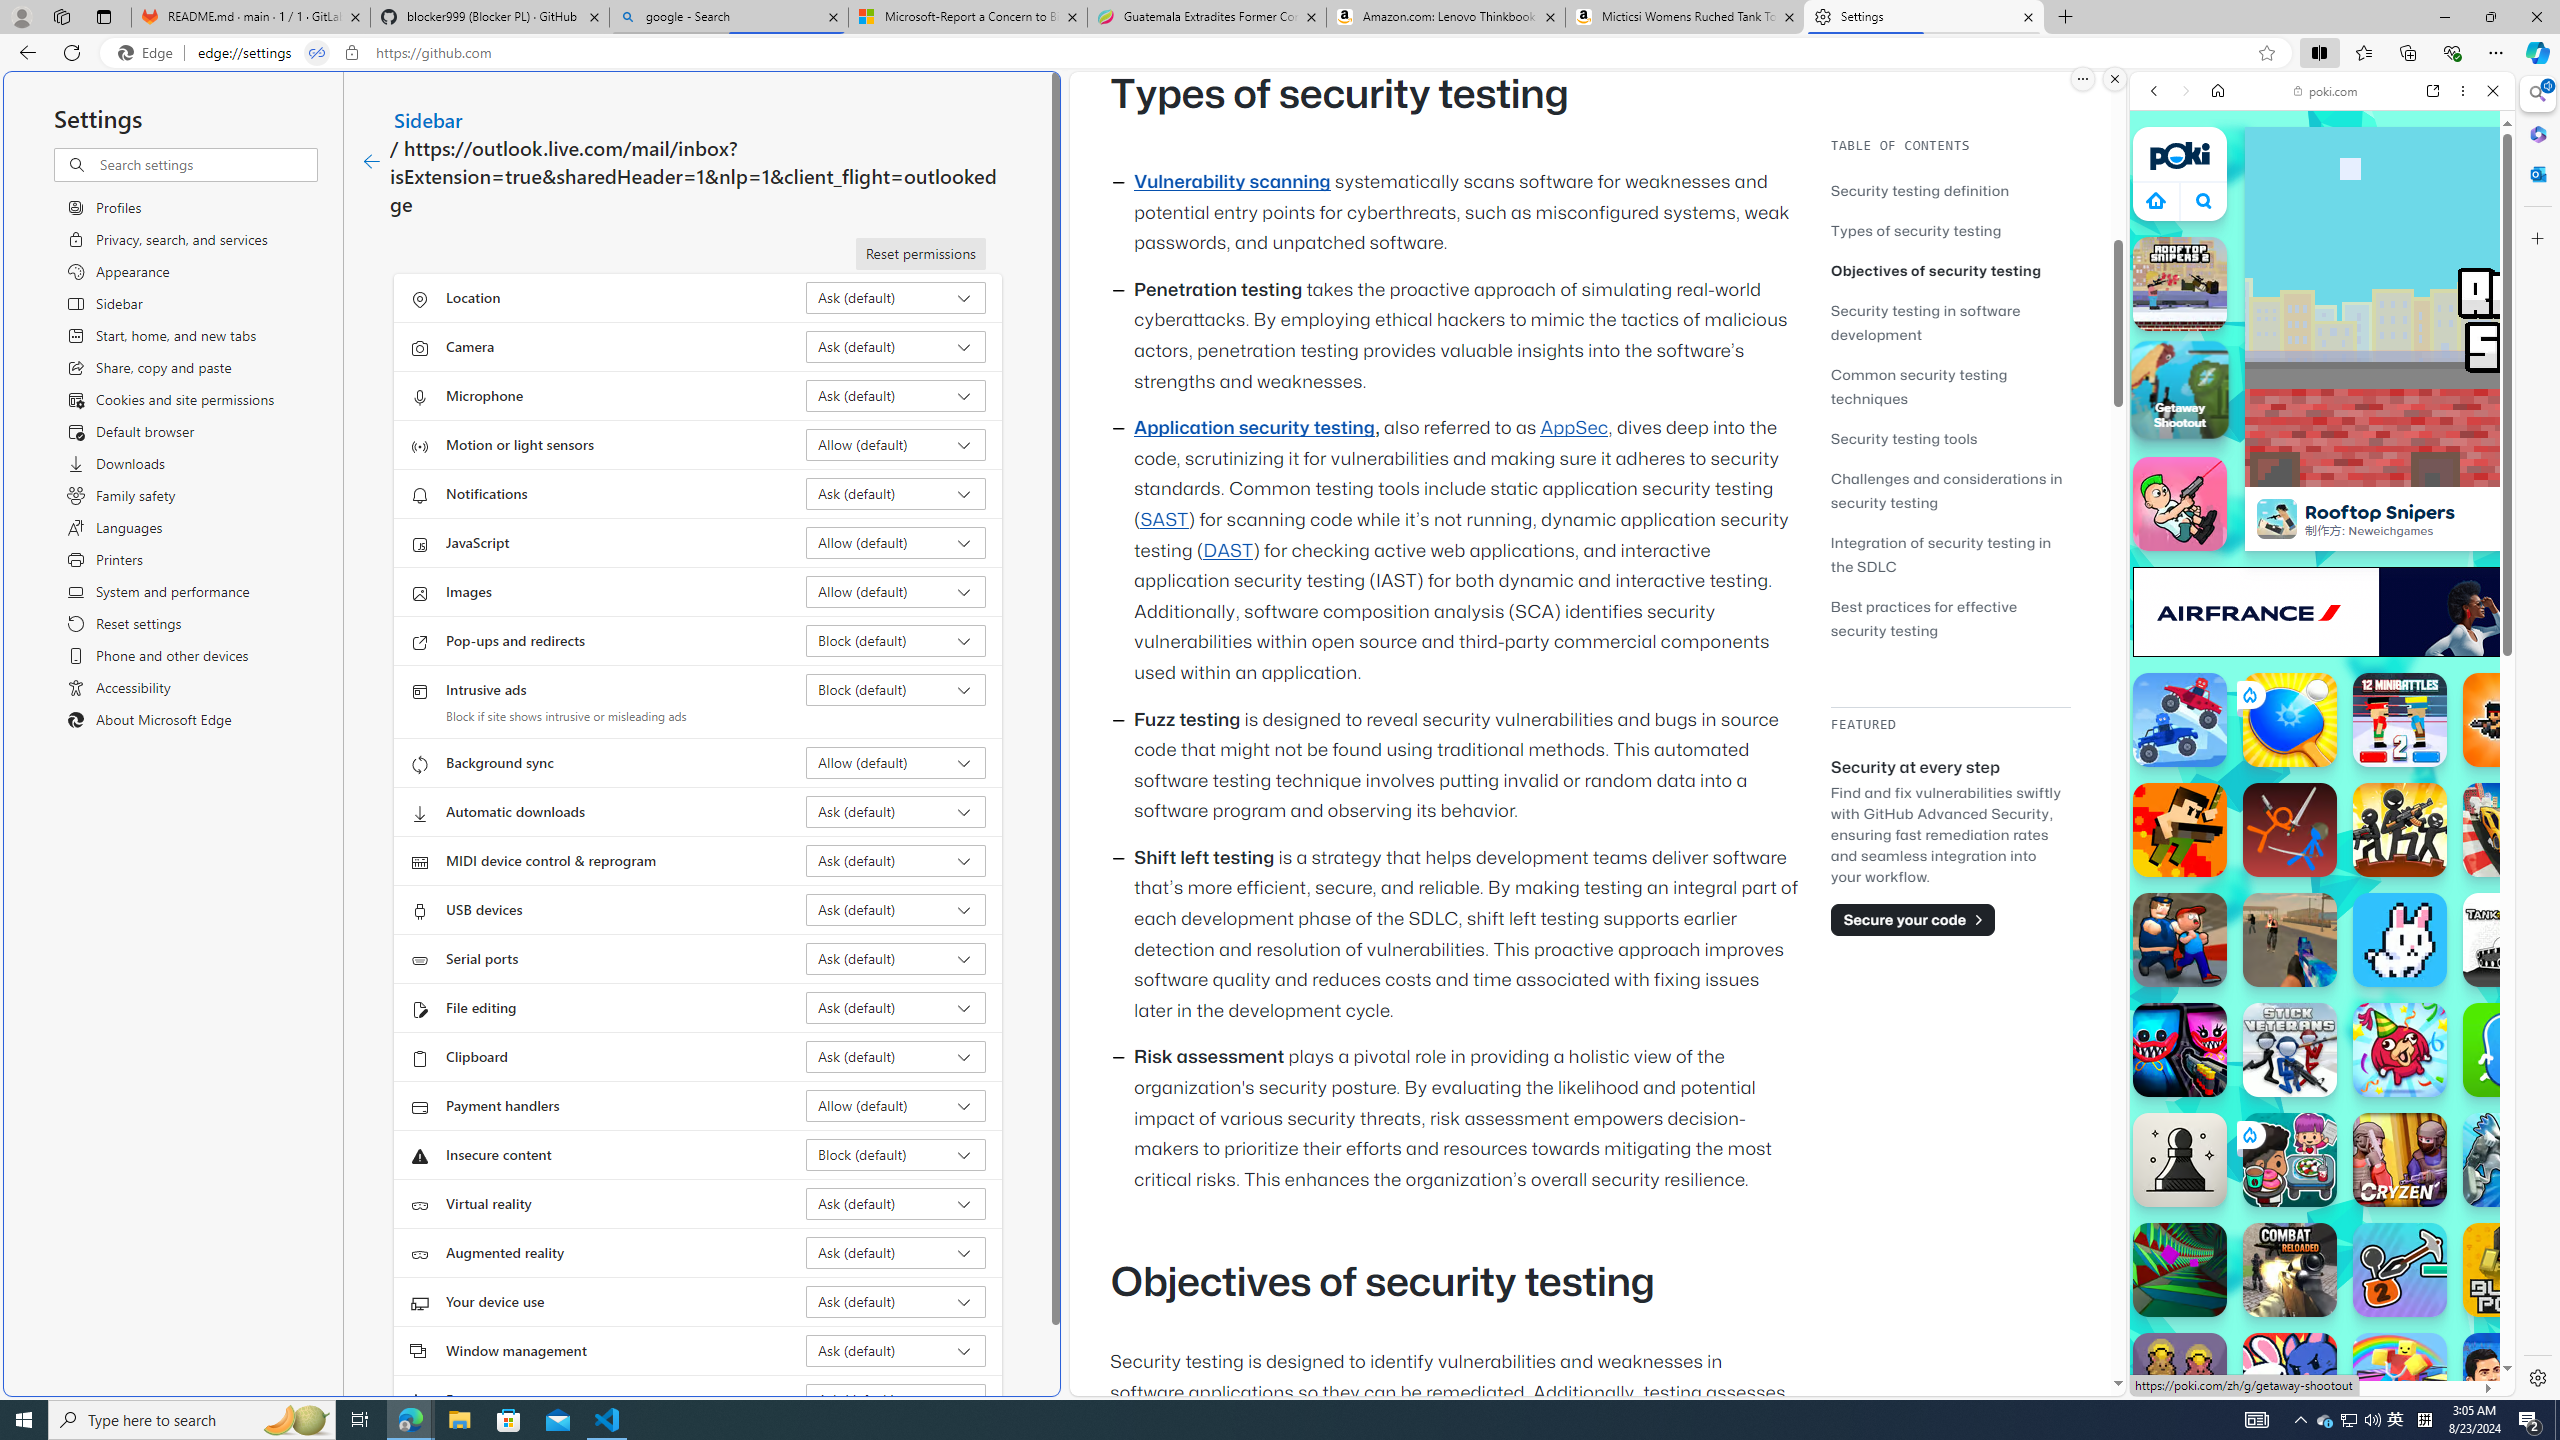 The height and width of the screenshot is (1440, 2560). What do you see at coordinates (1949, 554) in the screenshot?
I see `'Integration of security testing in the SDLC'` at bounding box center [1949, 554].